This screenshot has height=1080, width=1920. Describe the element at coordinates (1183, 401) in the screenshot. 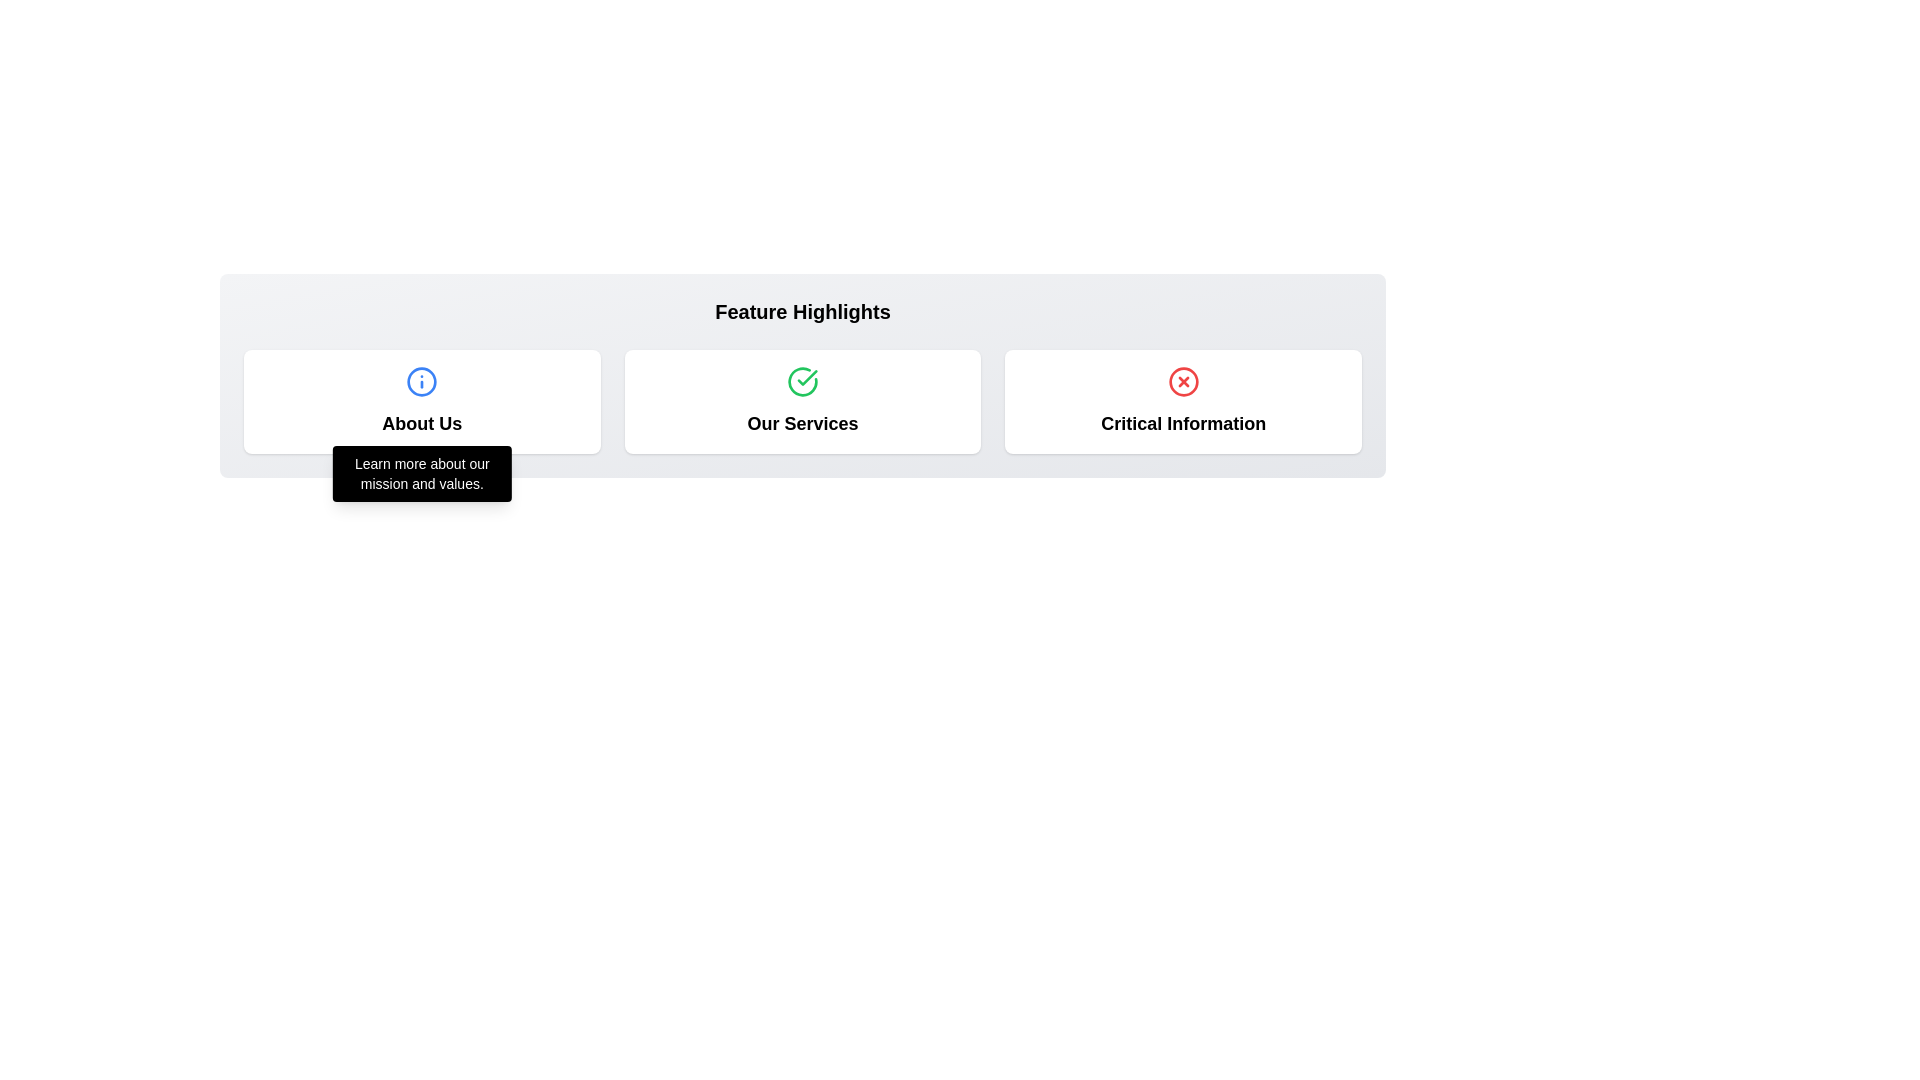

I see `the information displayed on the 'Critical Information' card, which is a rectangular card with a white background and a red circular icon with a cross symbol at the top` at that location.